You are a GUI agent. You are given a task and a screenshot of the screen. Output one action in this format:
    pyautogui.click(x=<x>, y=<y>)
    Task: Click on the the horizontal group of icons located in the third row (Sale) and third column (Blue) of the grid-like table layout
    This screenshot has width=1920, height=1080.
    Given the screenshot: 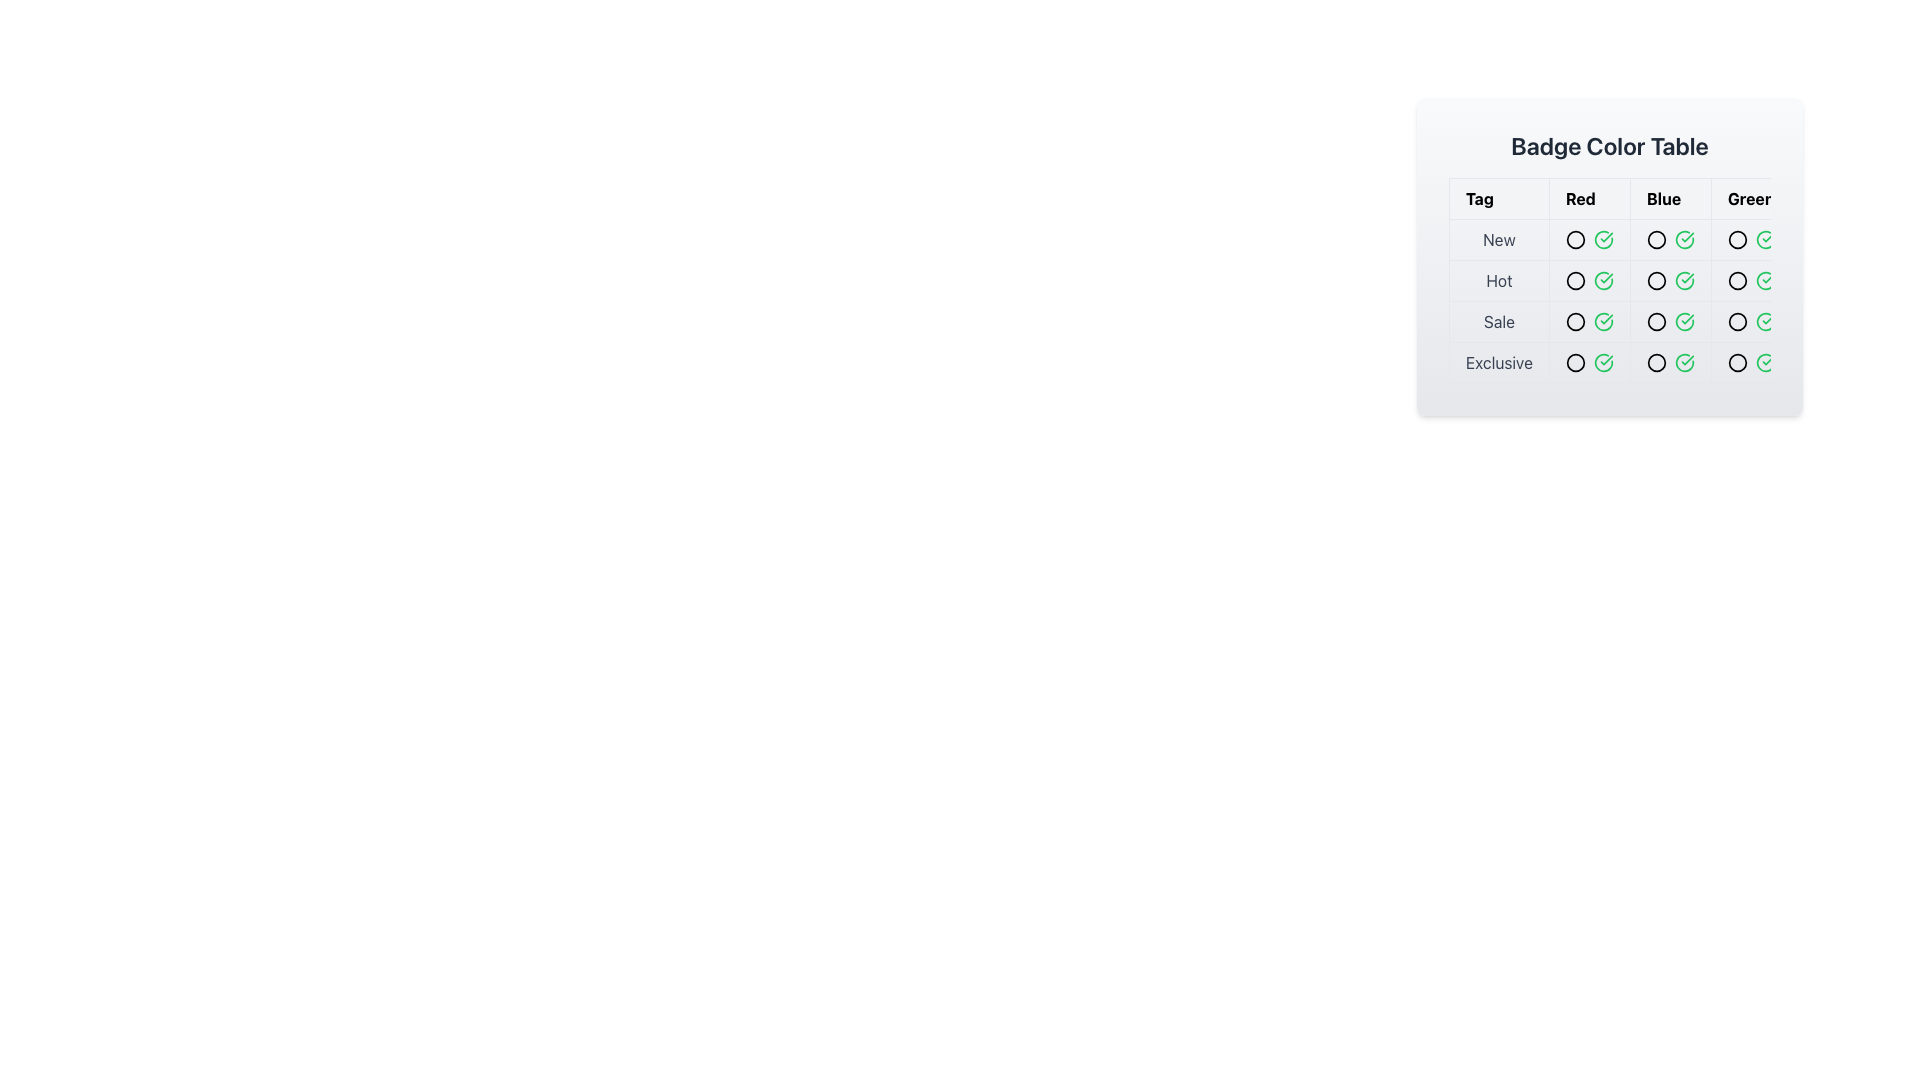 What is the action you would take?
    pyautogui.click(x=1670, y=320)
    